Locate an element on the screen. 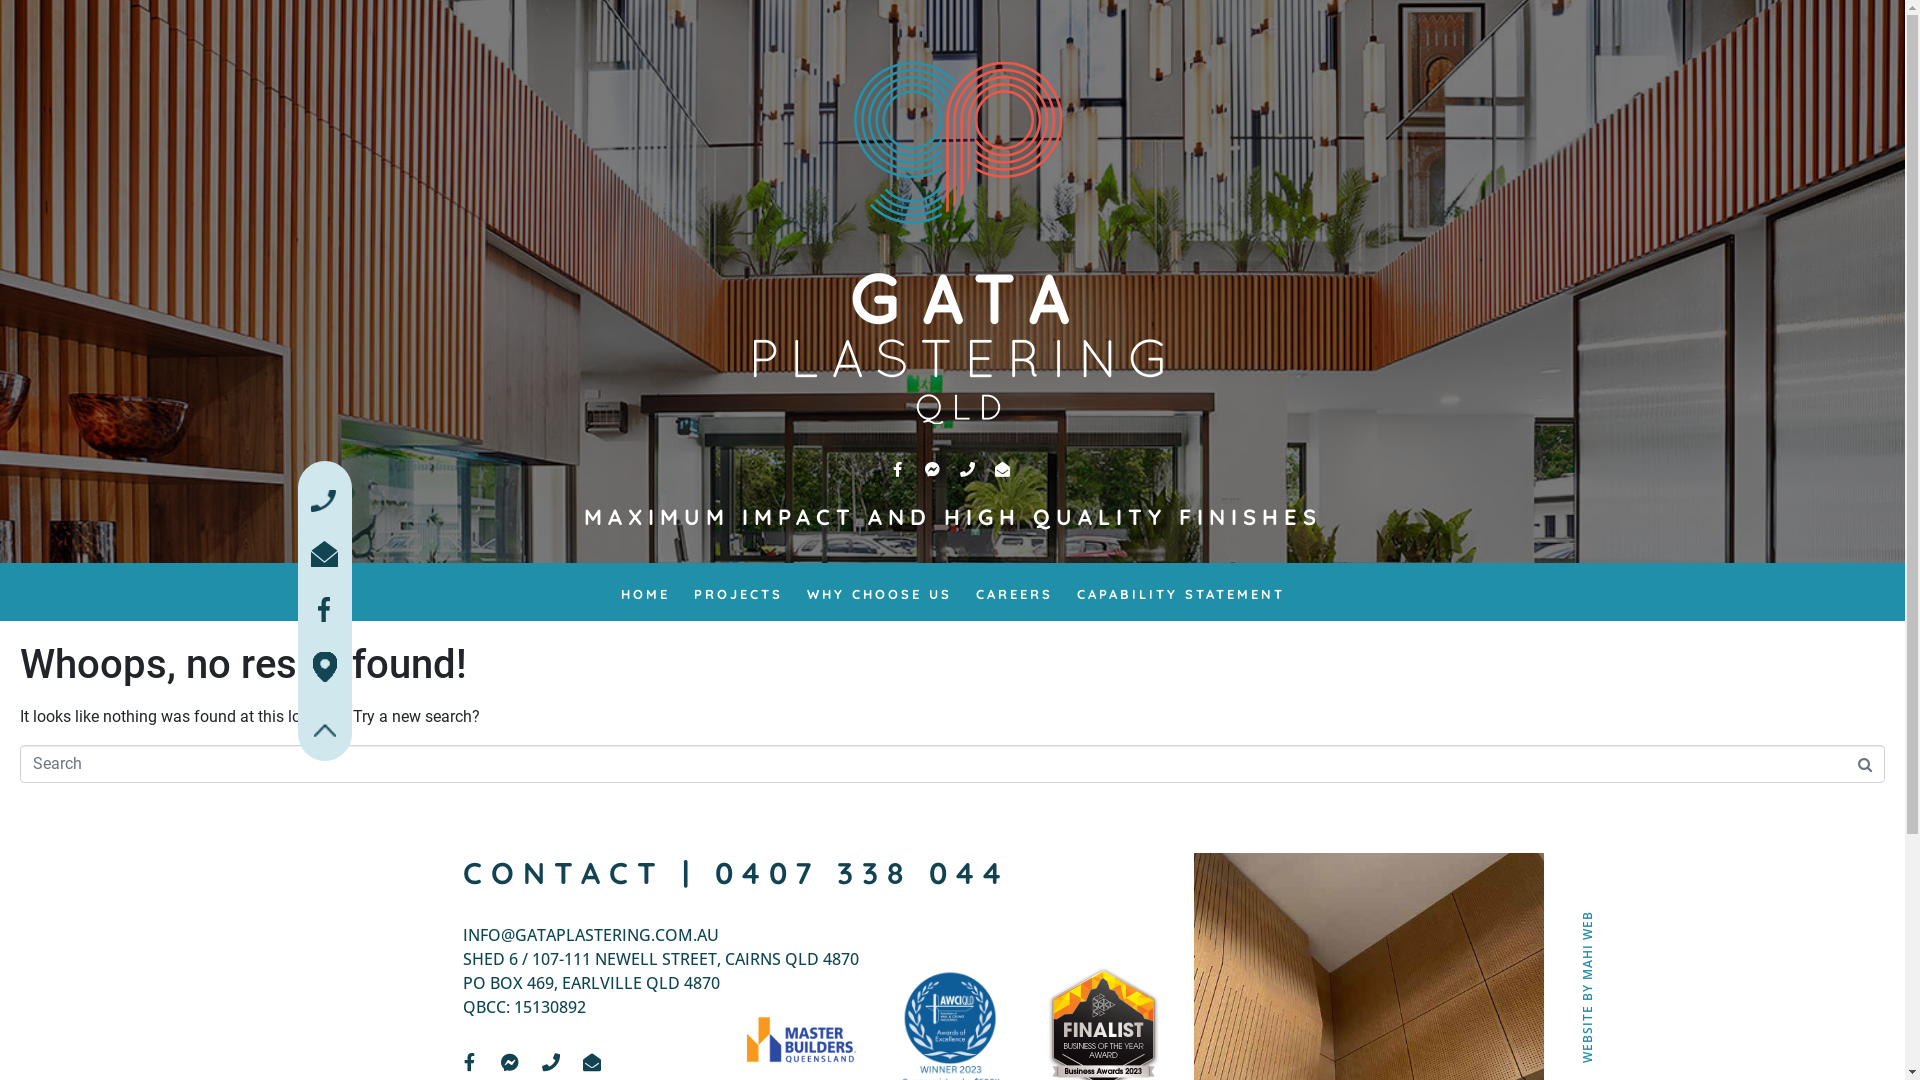  'CAREERS' is located at coordinates (1014, 596).